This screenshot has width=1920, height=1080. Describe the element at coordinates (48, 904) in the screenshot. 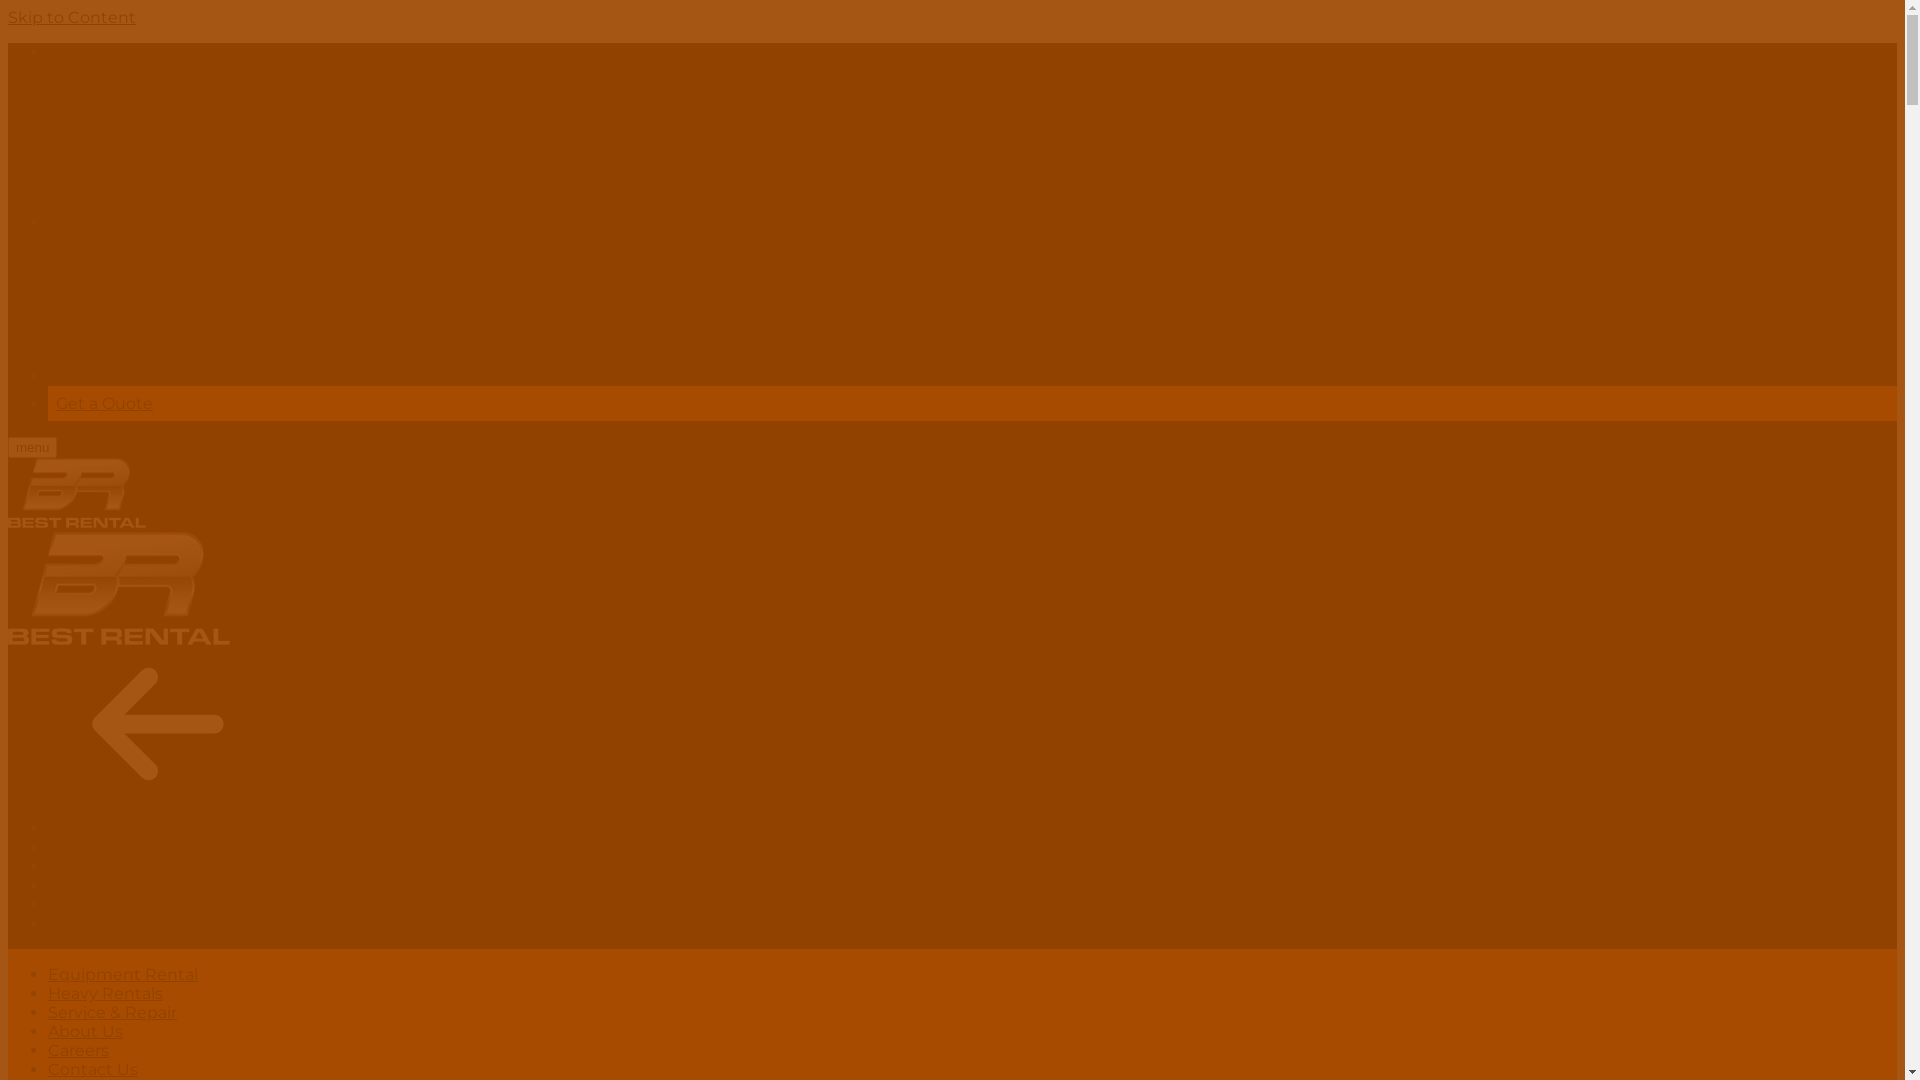

I see `'Careers'` at that location.